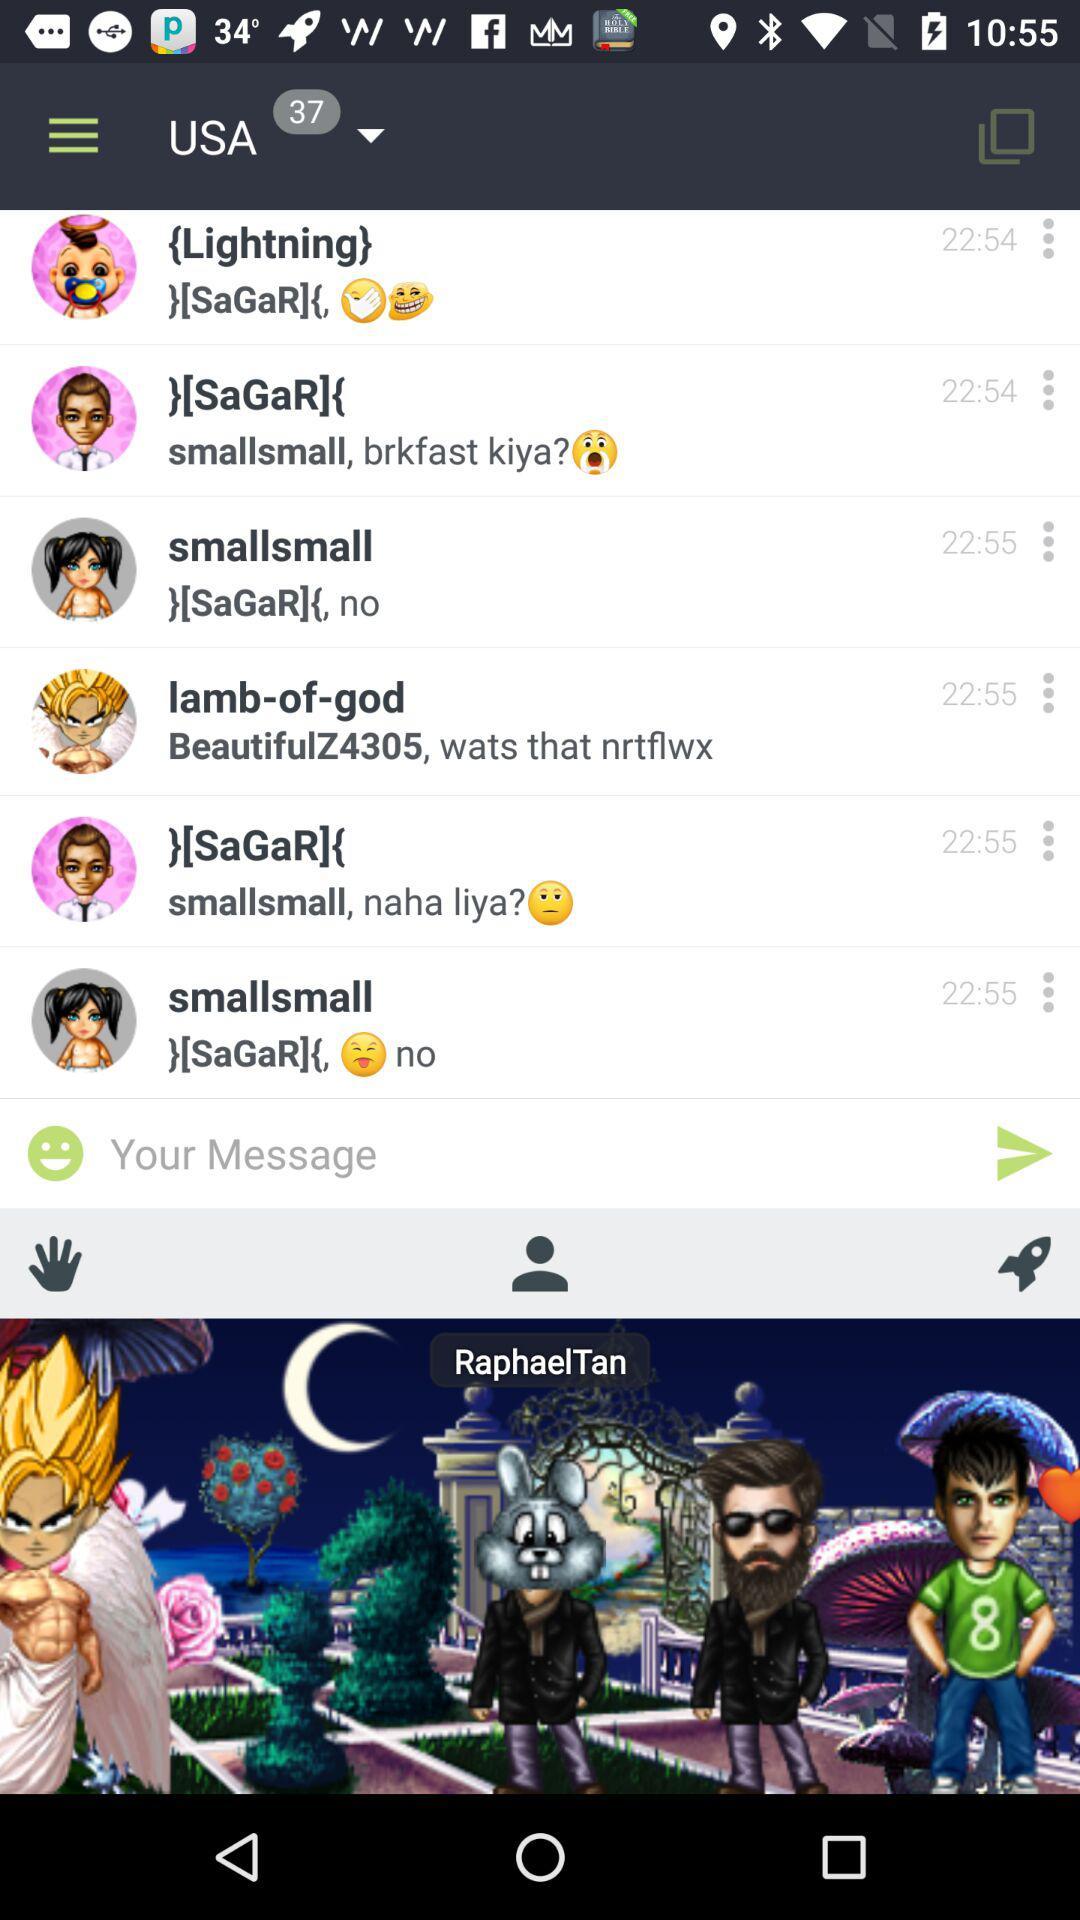  Describe the element at coordinates (538, 1262) in the screenshot. I see `profile` at that location.